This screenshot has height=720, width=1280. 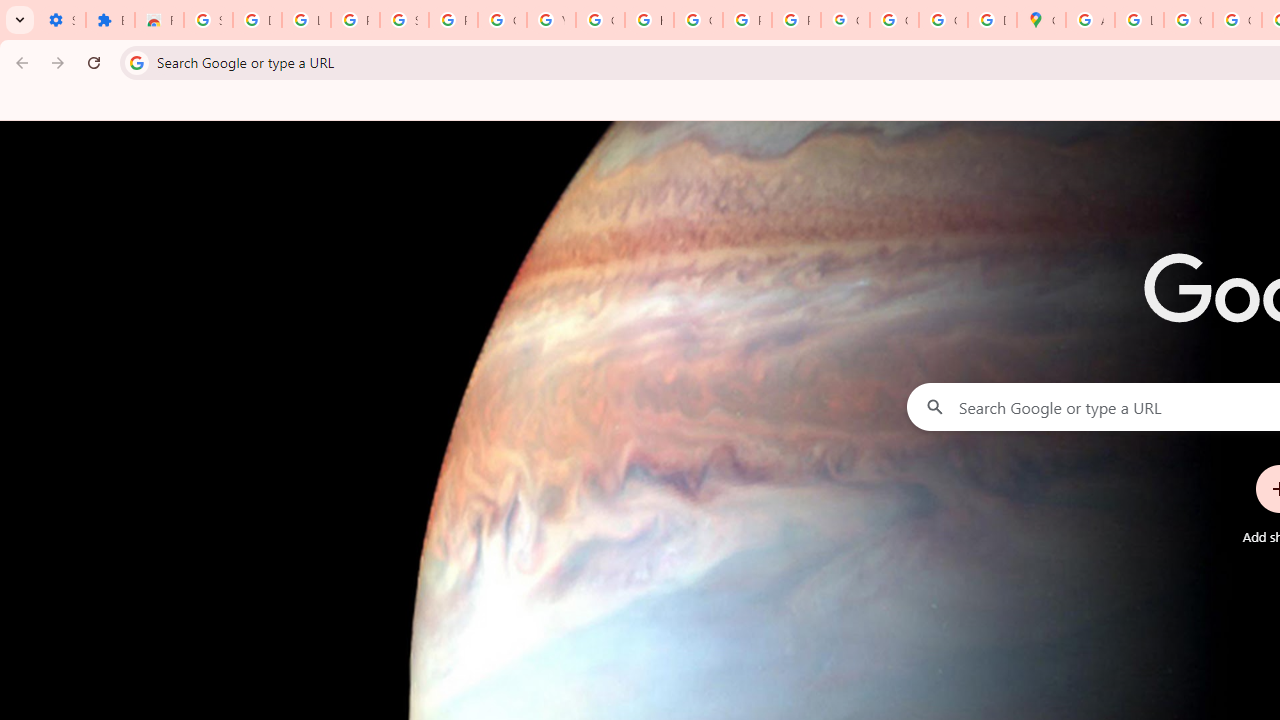 What do you see at coordinates (1188, 20) in the screenshot?
I see `'Create your Google Account'` at bounding box center [1188, 20].